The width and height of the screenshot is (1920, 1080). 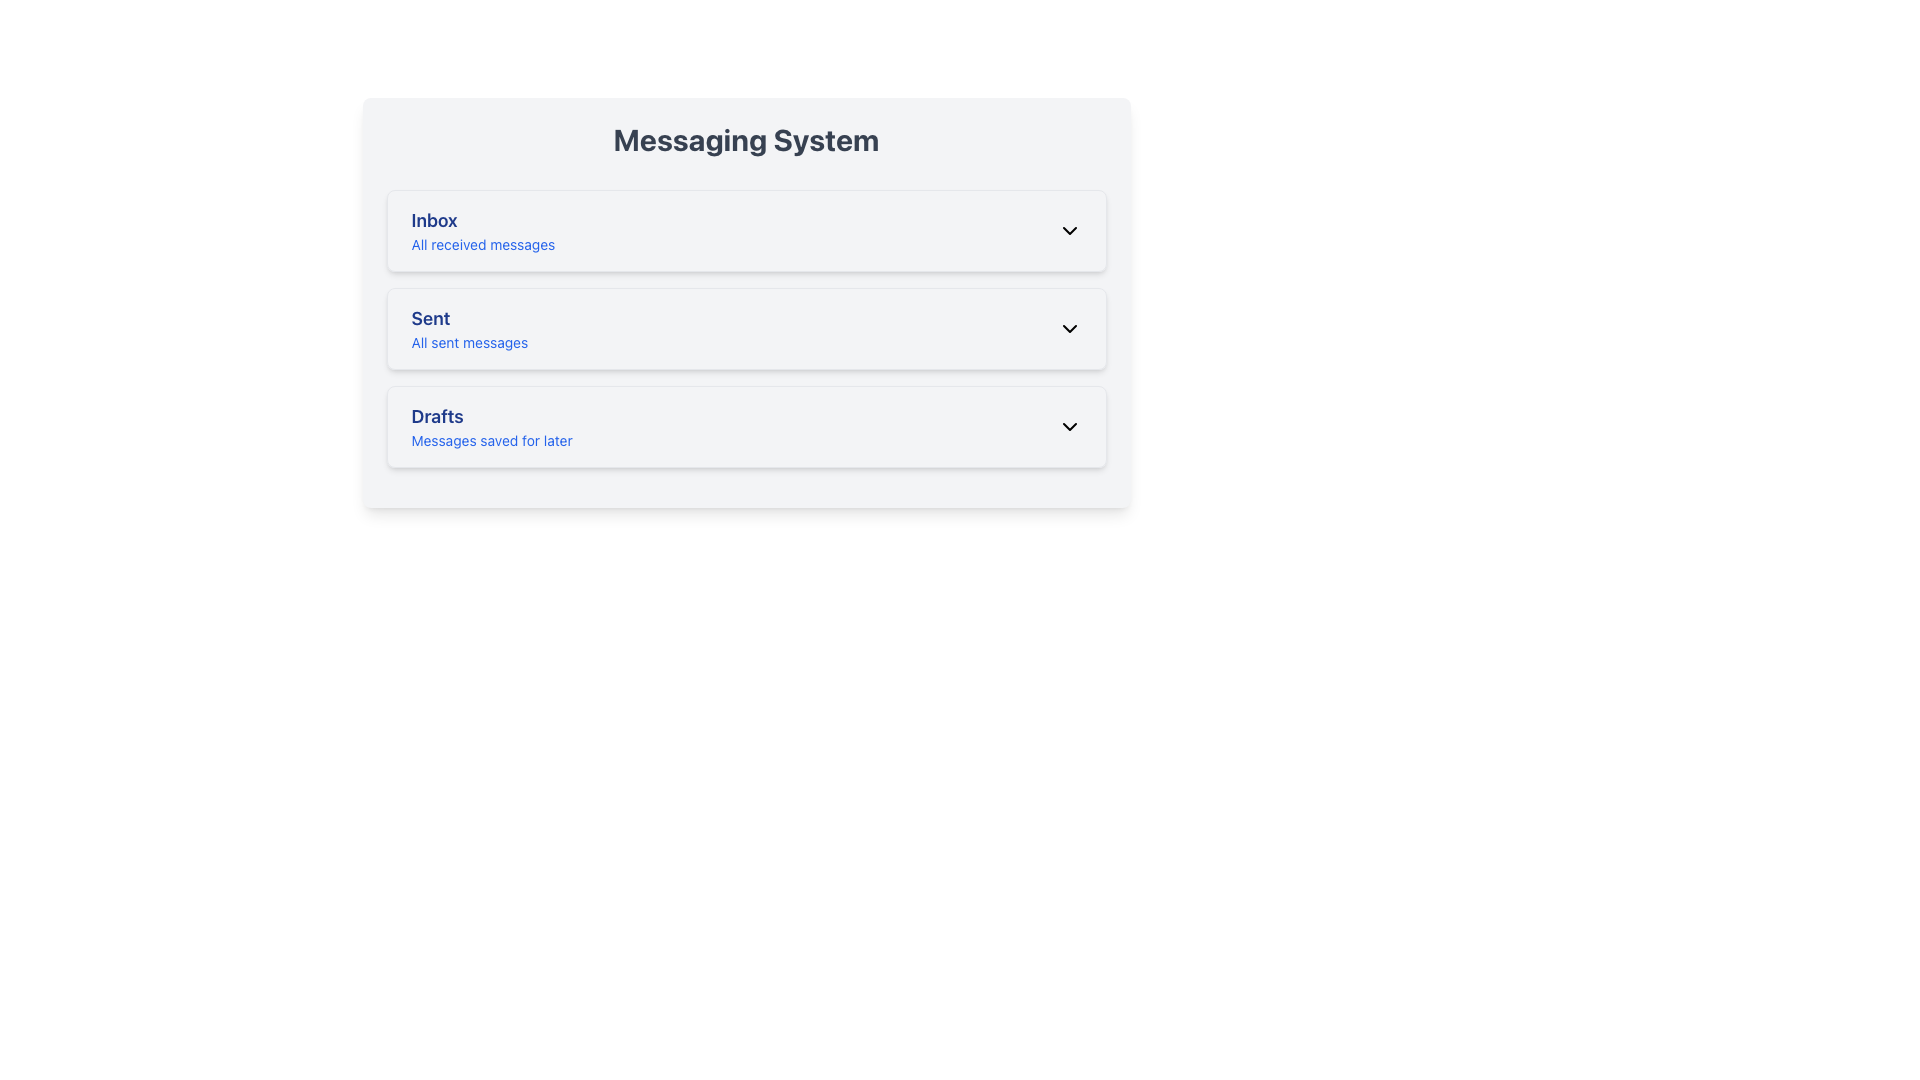 I want to click on the button located below the 'Inbox' section and above the 'Drafts' section, so click(x=745, y=327).